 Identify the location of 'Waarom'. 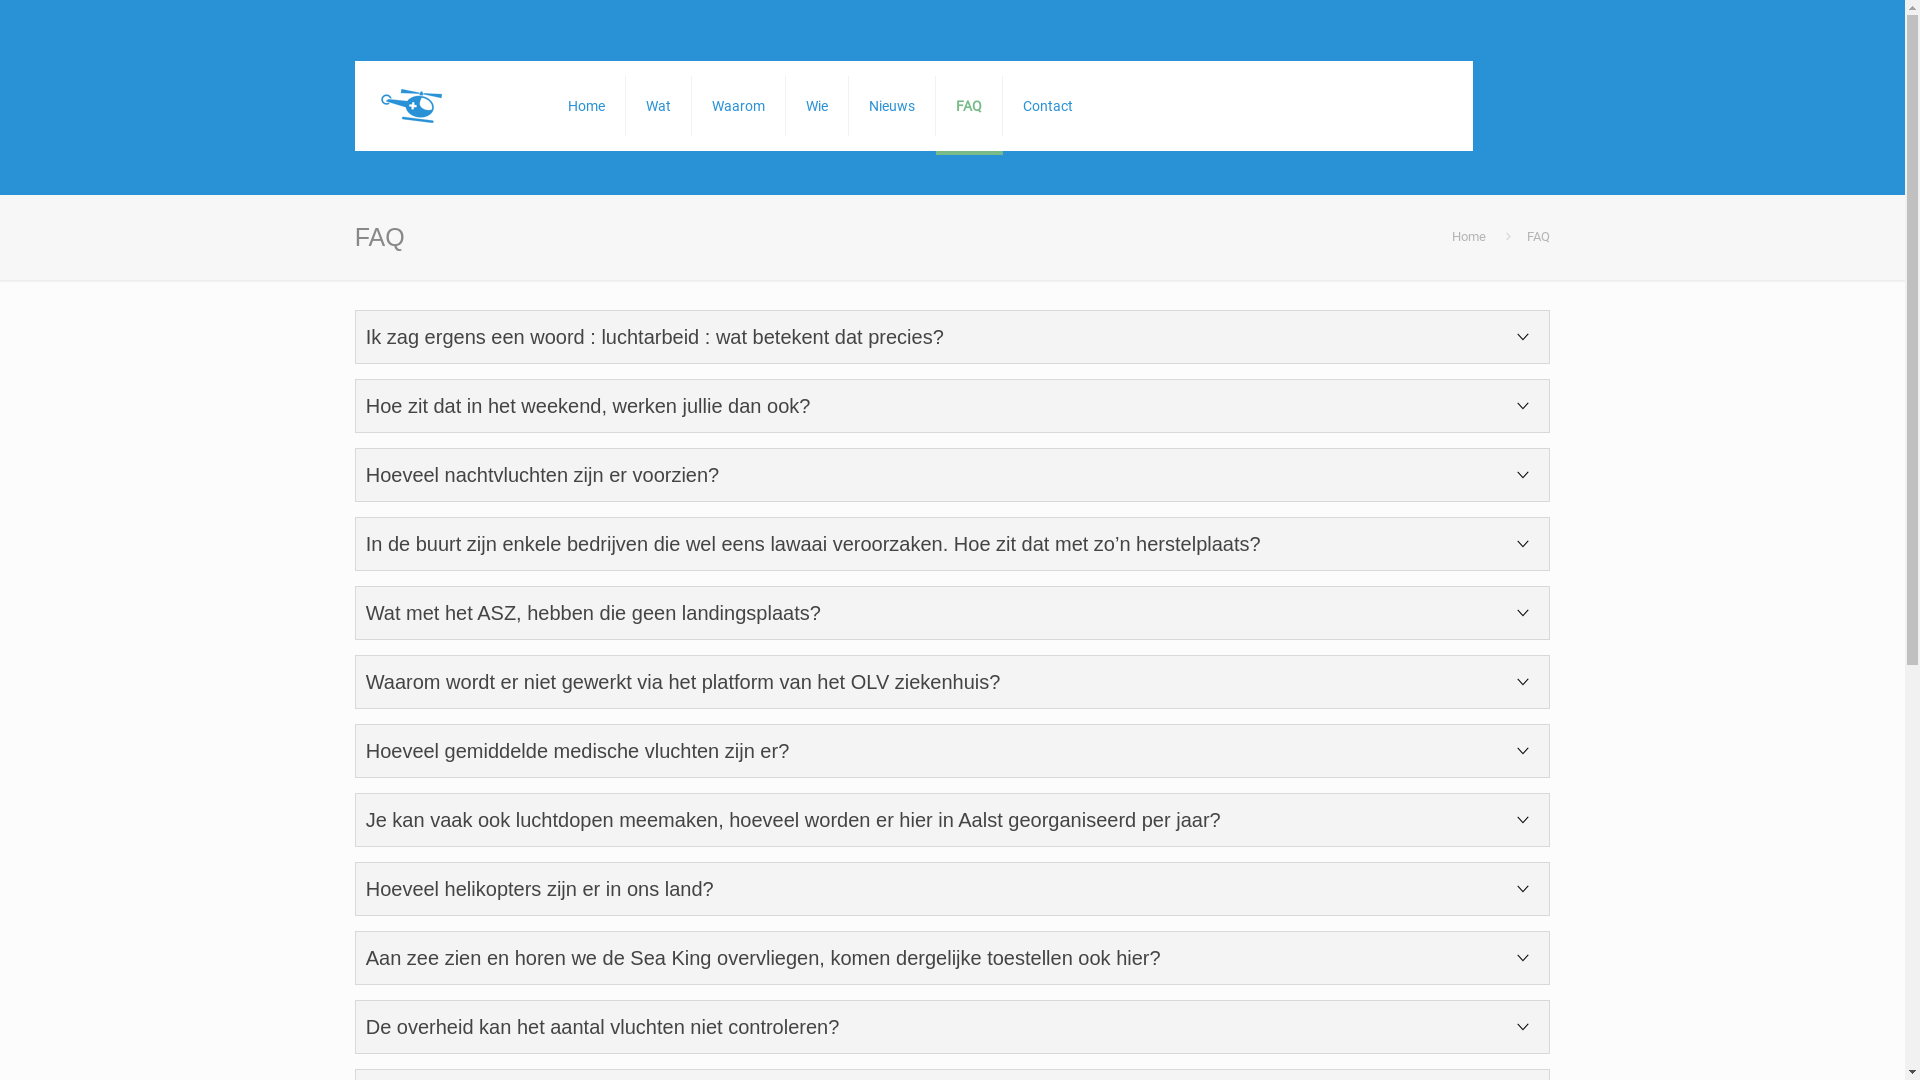
(738, 105).